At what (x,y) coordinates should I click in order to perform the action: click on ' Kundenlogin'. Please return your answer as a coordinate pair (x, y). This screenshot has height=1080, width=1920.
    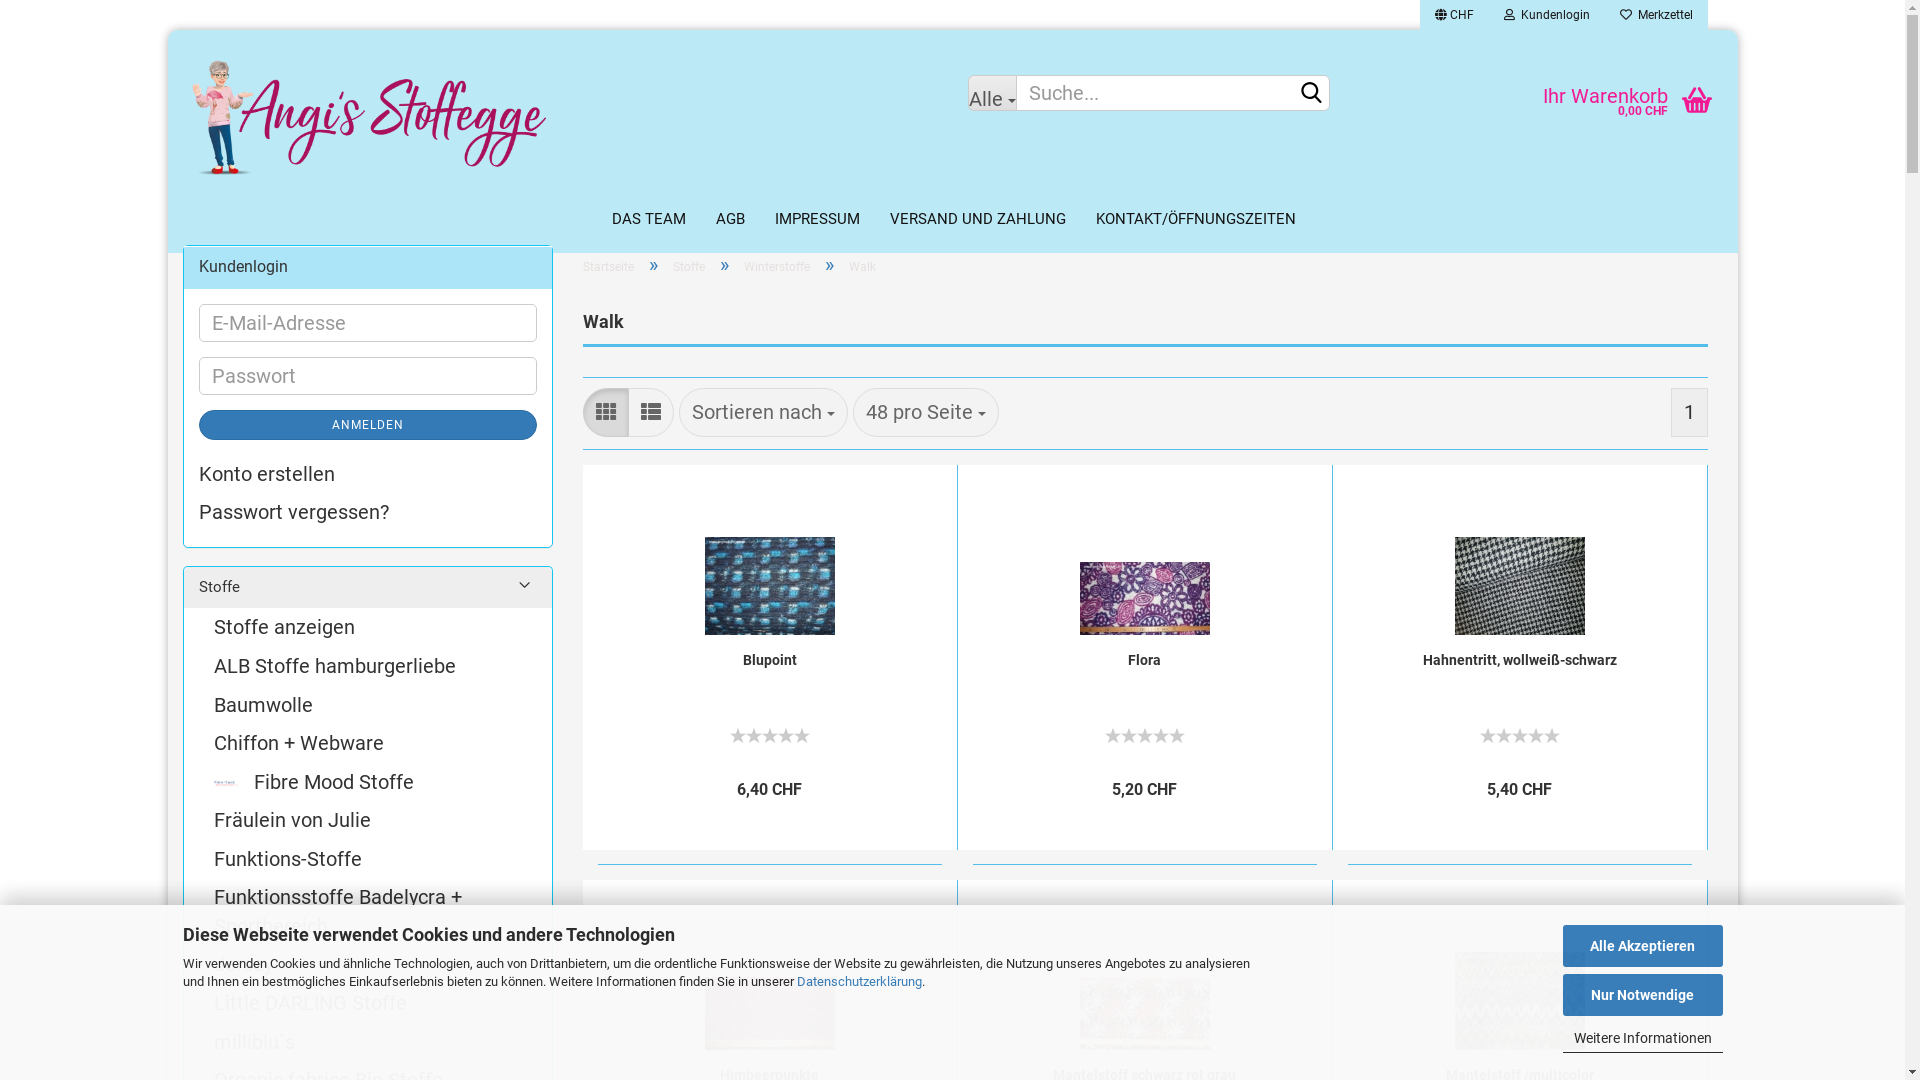
    Looking at the image, I should click on (1544, 17).